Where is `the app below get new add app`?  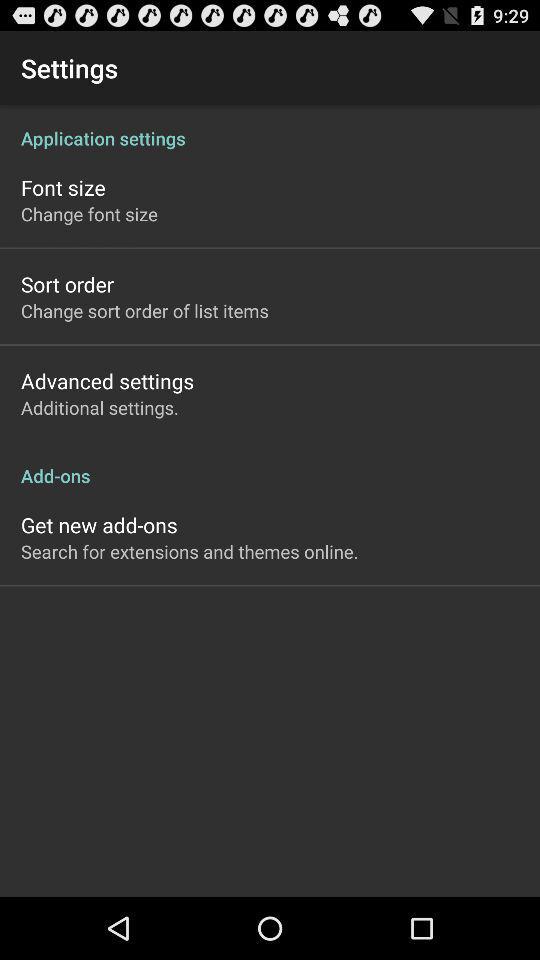
the app below get new add app is located at coordinates (189, 551).